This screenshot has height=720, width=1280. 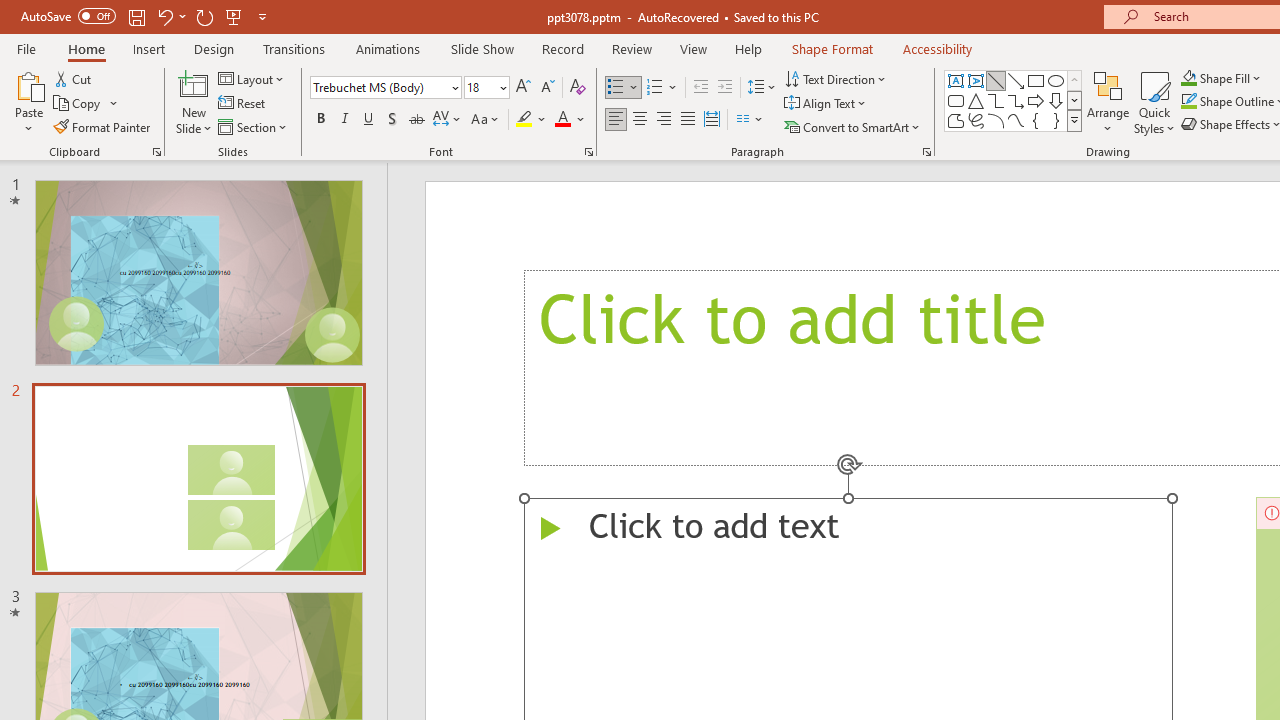 I want to click on 'Shadow', so click(x=392, y=119).